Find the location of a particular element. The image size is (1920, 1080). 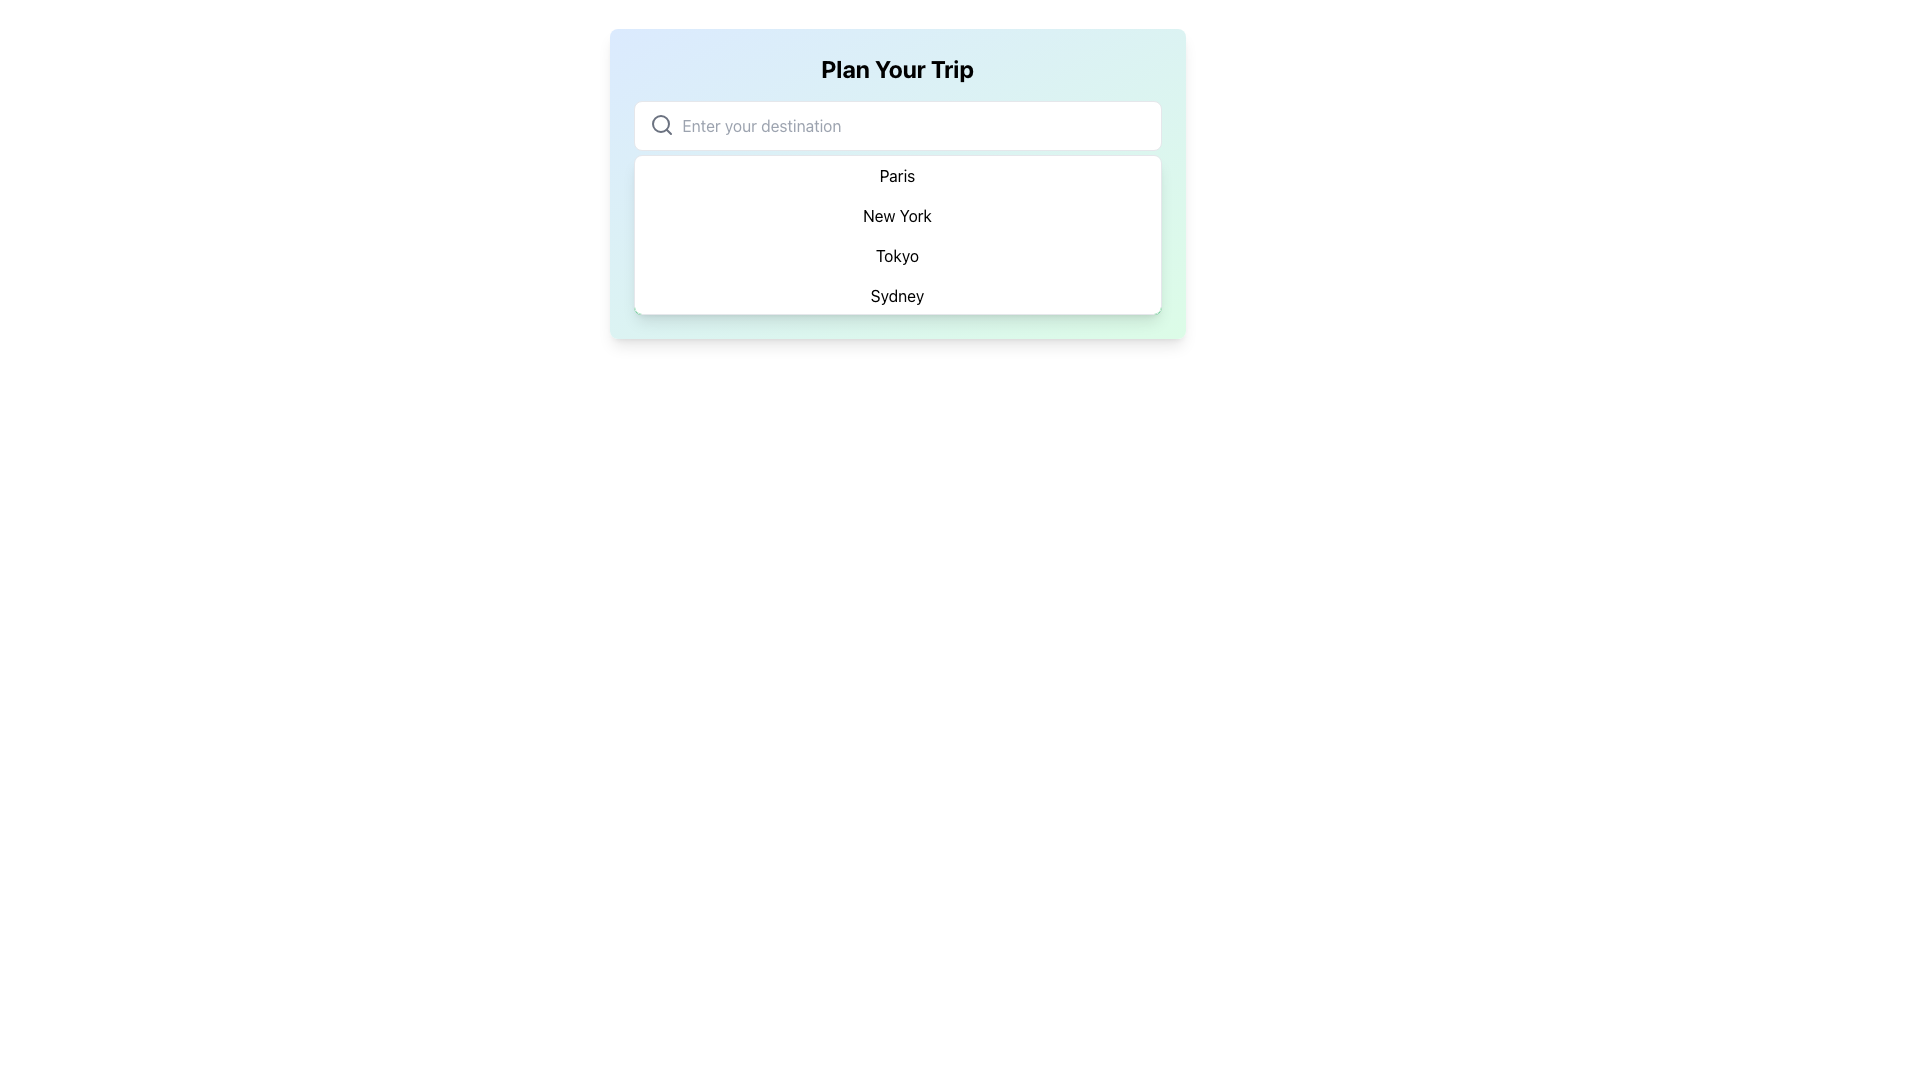

the first selectable option in the dropdown menu labeled 'Plan Your Trip' is located at coordinates (896, 175).